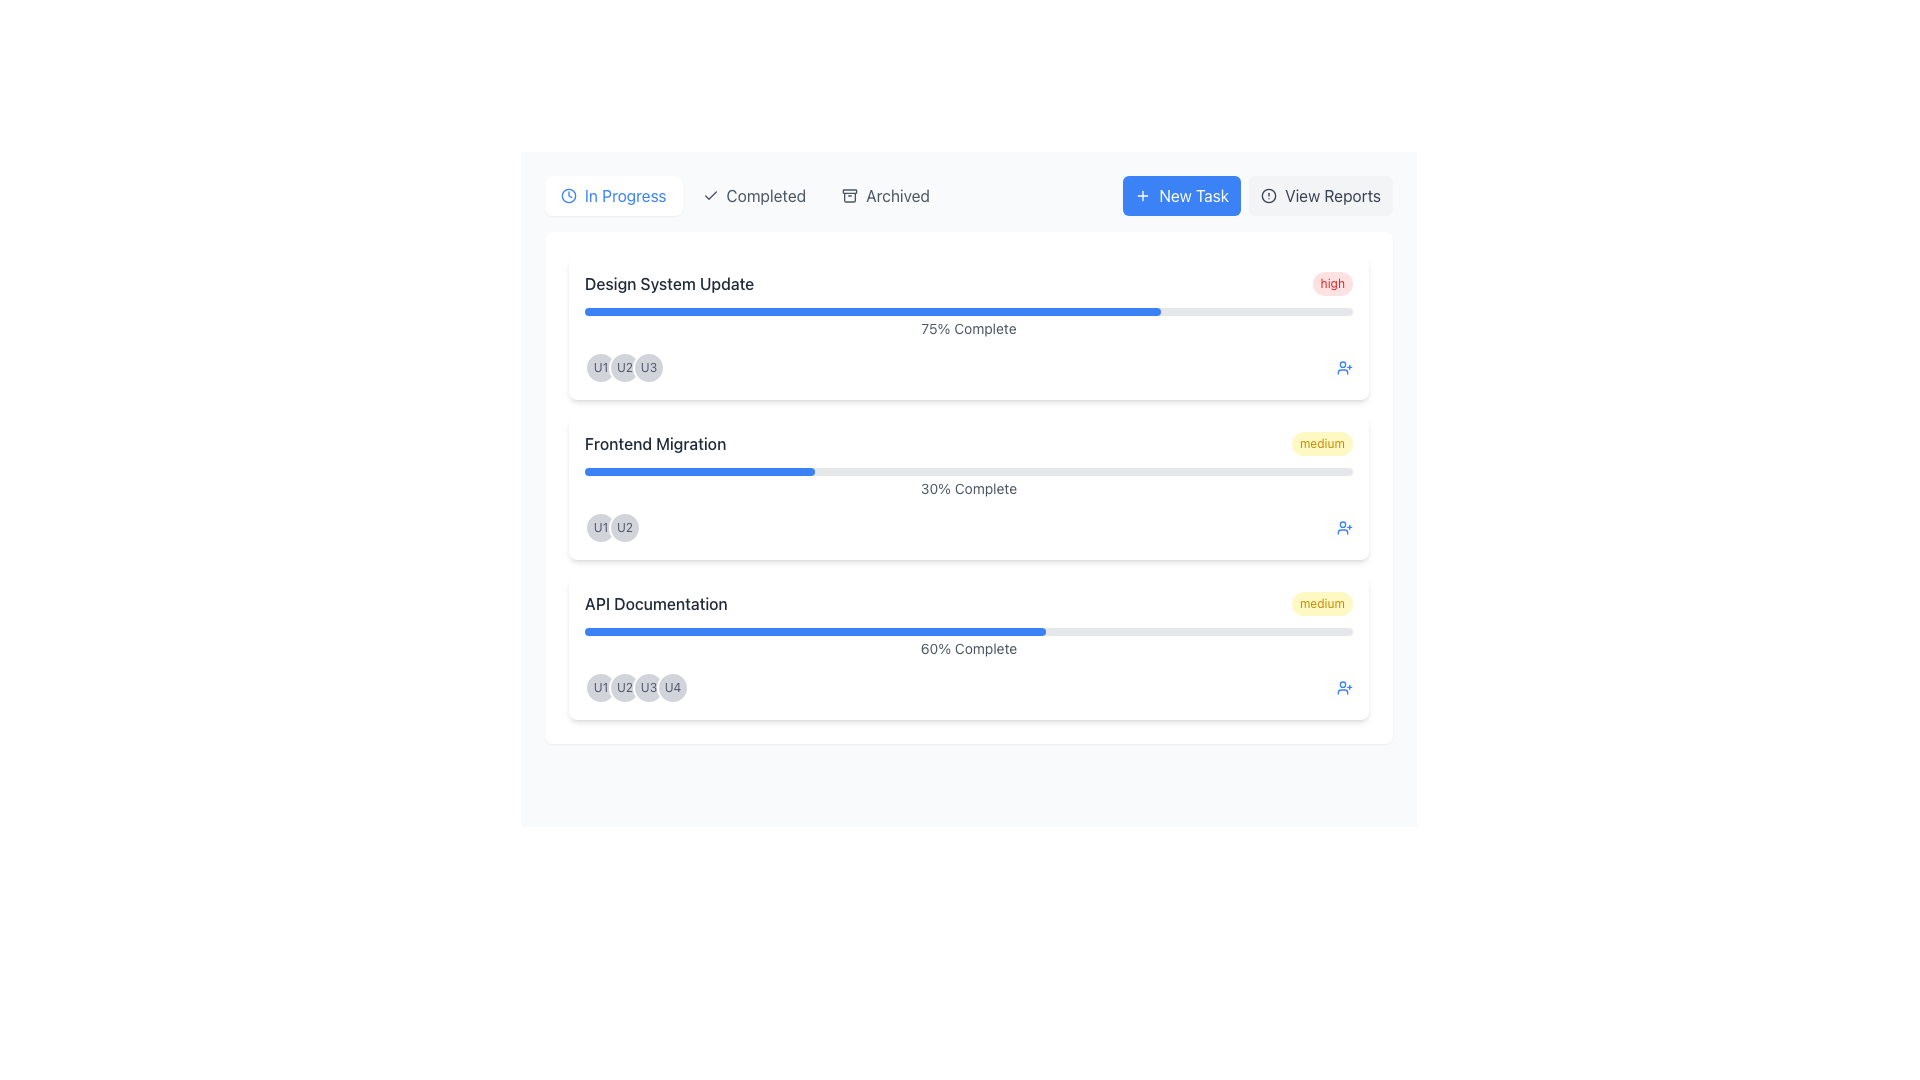 This screenshot has height=1080, width=1920. What do you see at coordinates (885, 196) in the screenshot?
I see `the filter button for 'Archived' entries, which is the third button in a horizontal group of three, located at the top center of the interface` at bounding box center [885, 196].